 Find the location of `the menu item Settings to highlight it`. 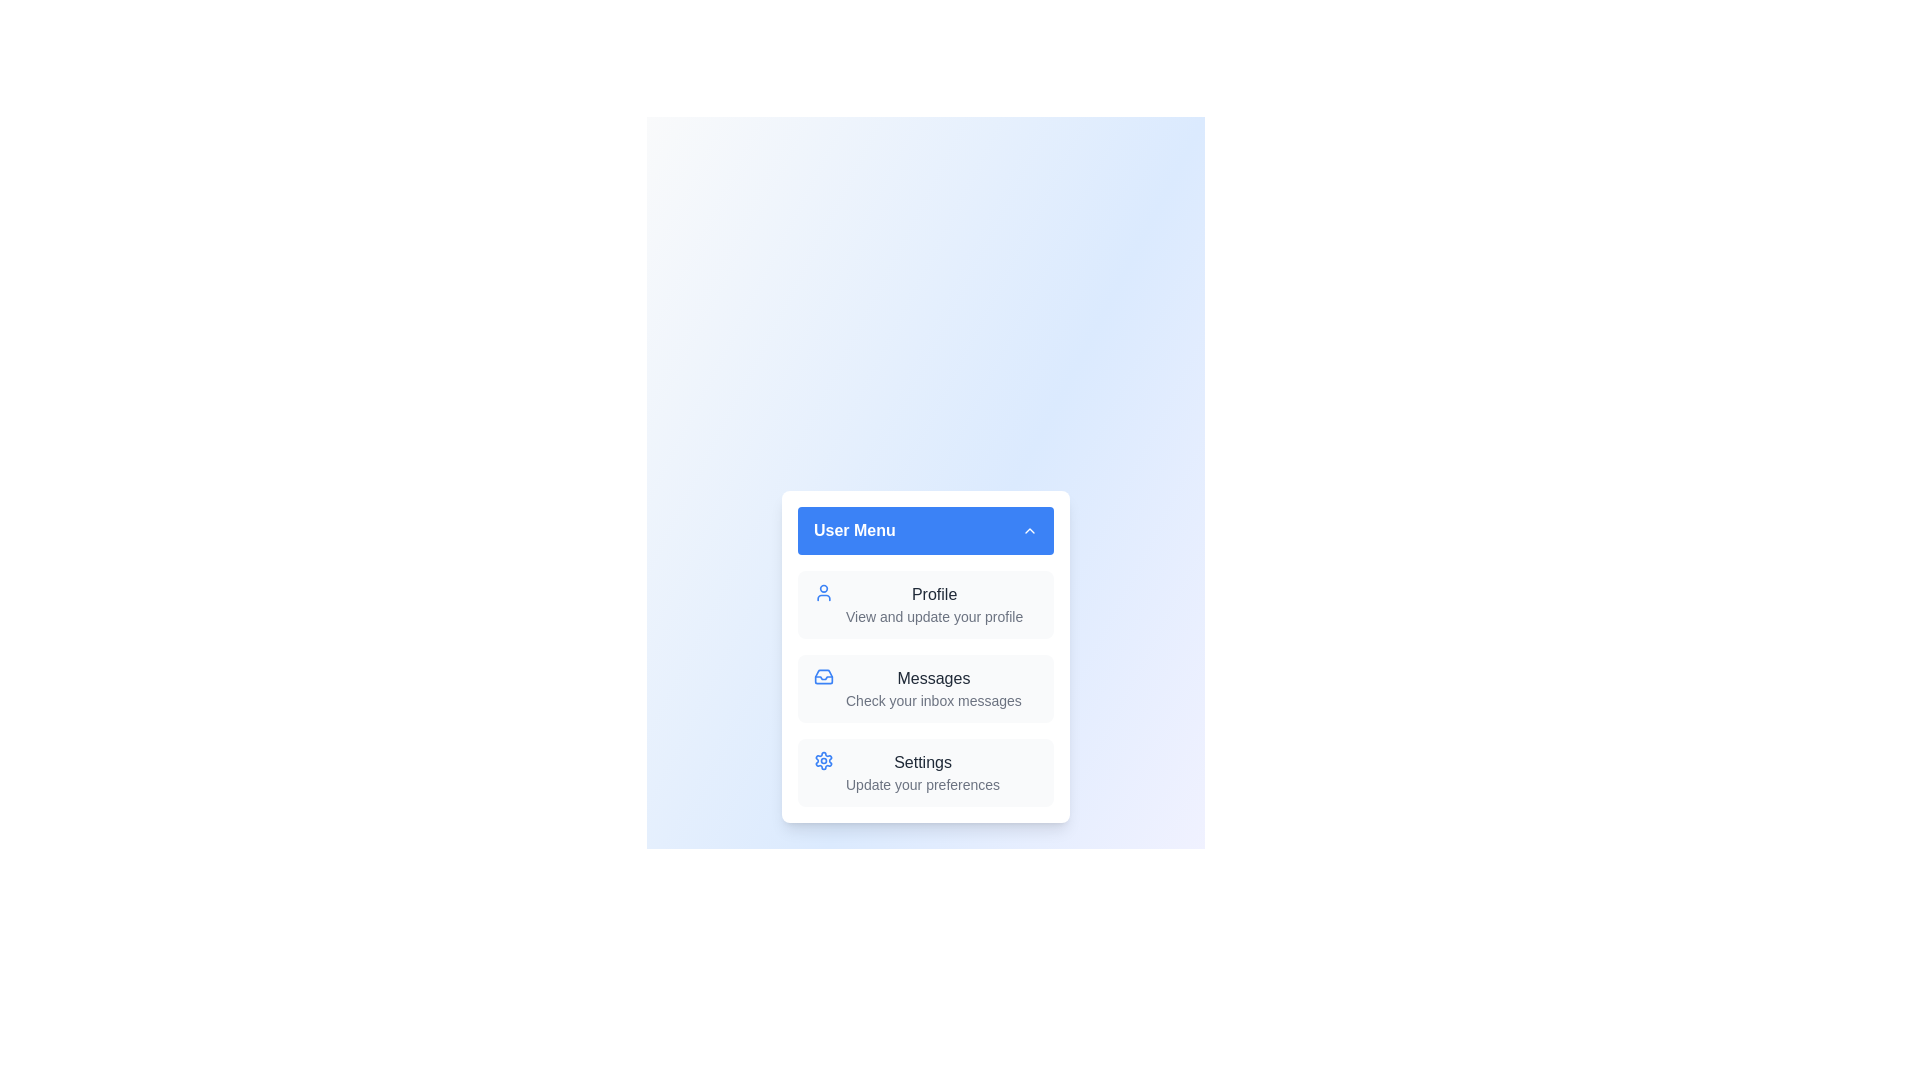

the menu item Settings to highlight it is located at coordinates (925, 771).